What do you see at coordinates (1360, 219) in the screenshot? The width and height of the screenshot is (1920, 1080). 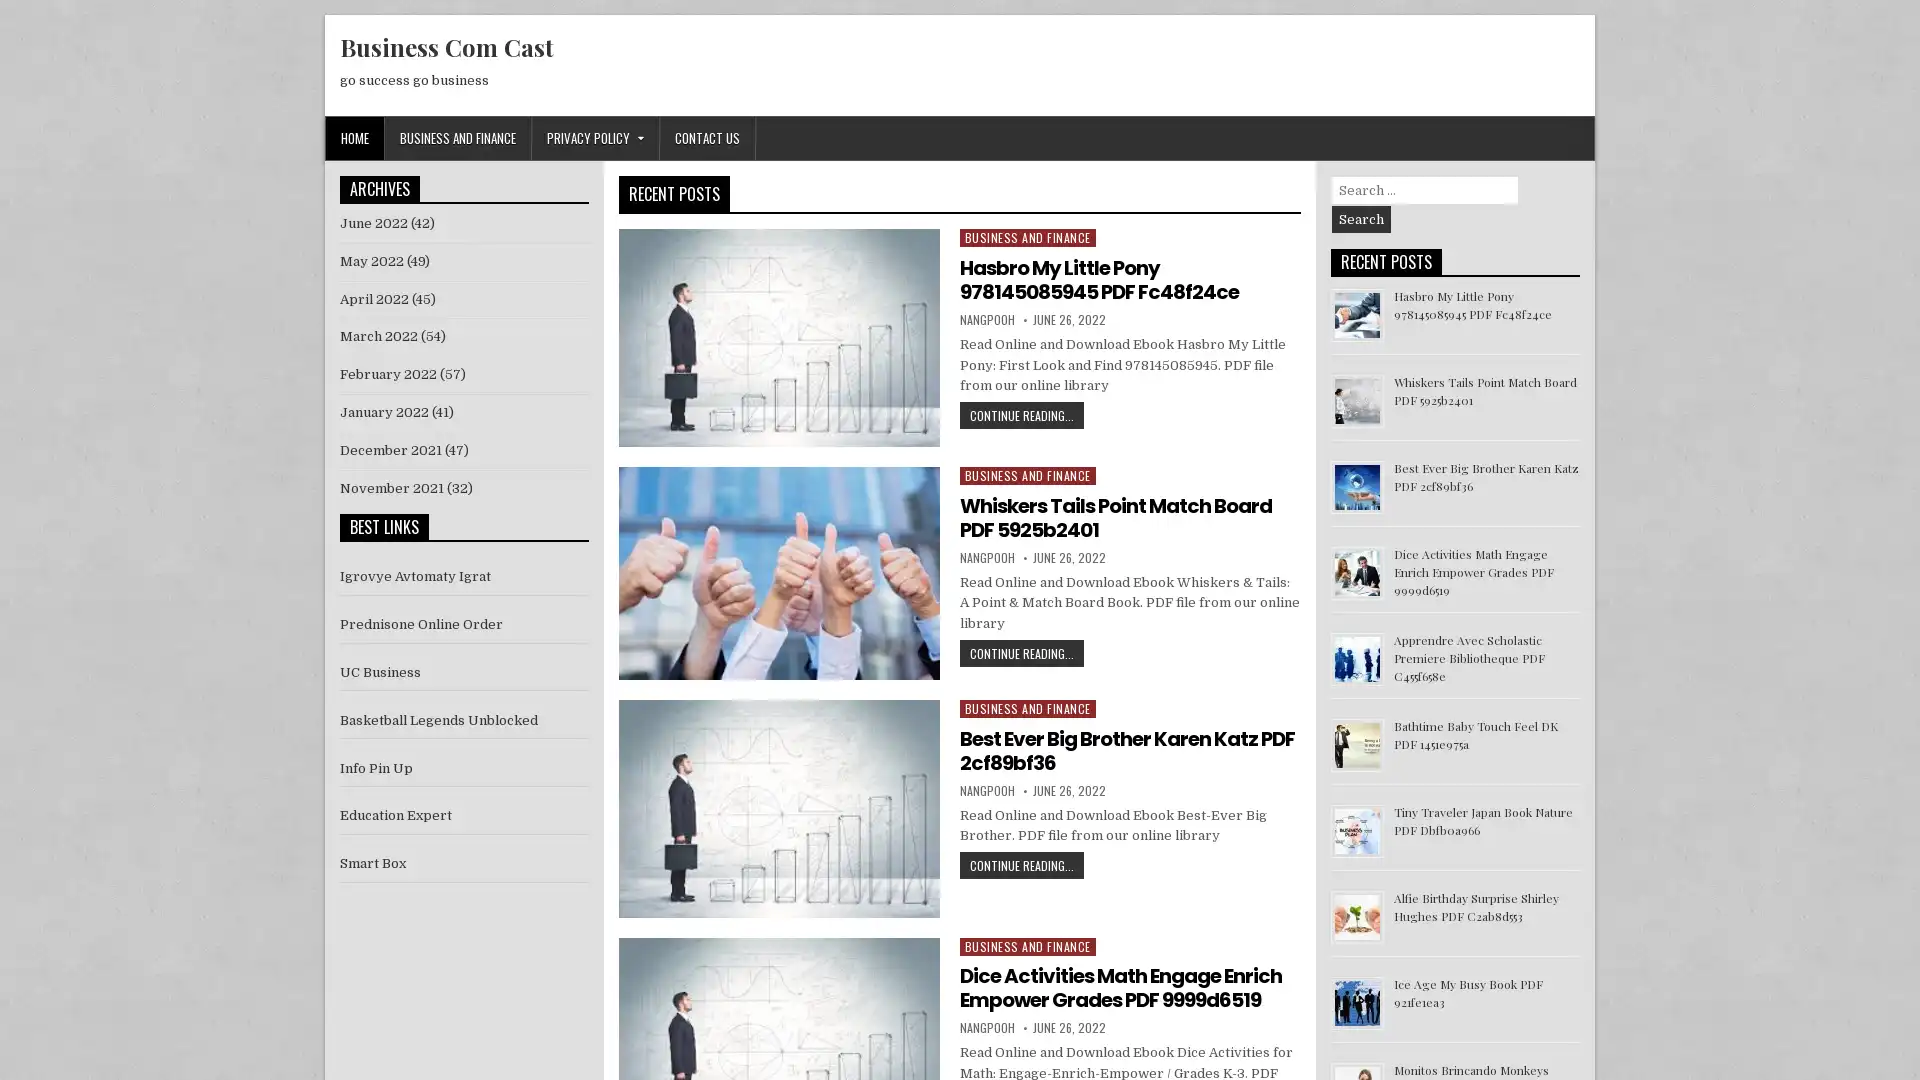 I see `Search` at bounding box center [1360, 219].